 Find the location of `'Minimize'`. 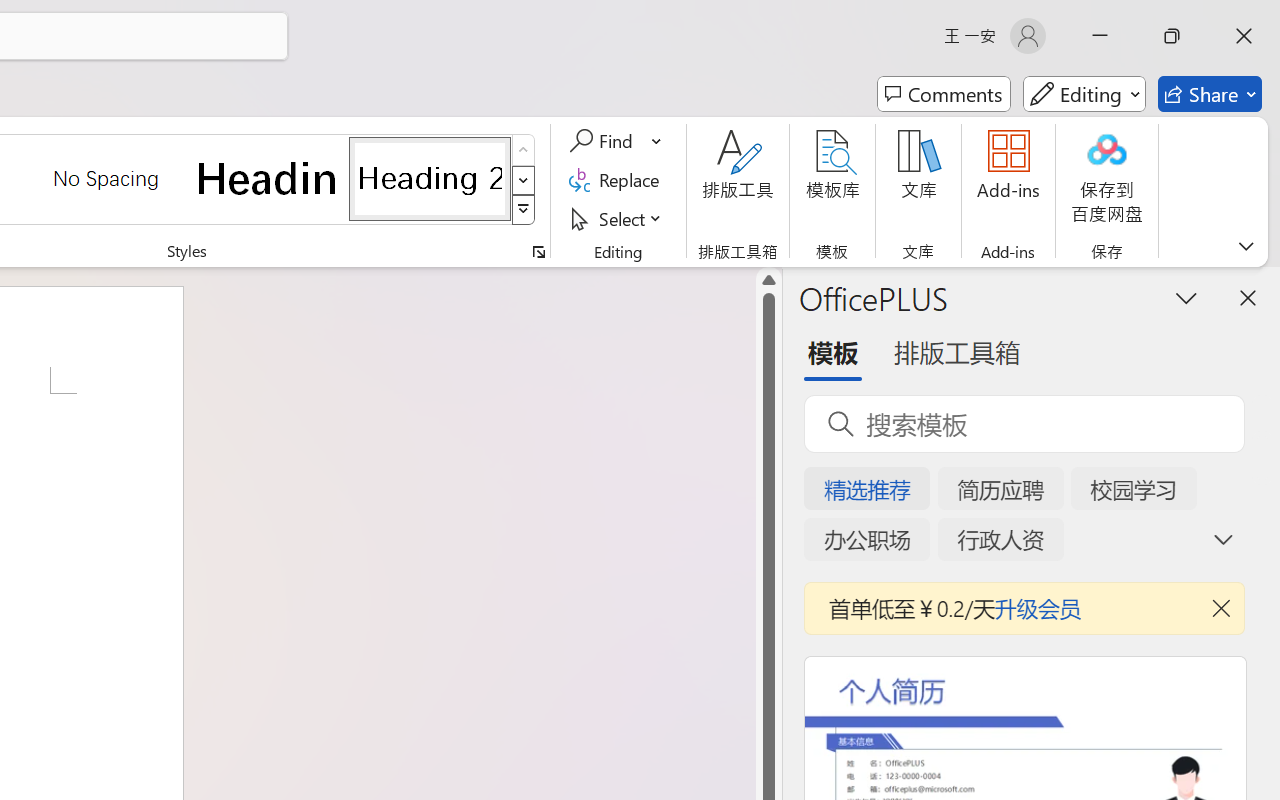

'Minimize' is located at coordinates (1099, 35).